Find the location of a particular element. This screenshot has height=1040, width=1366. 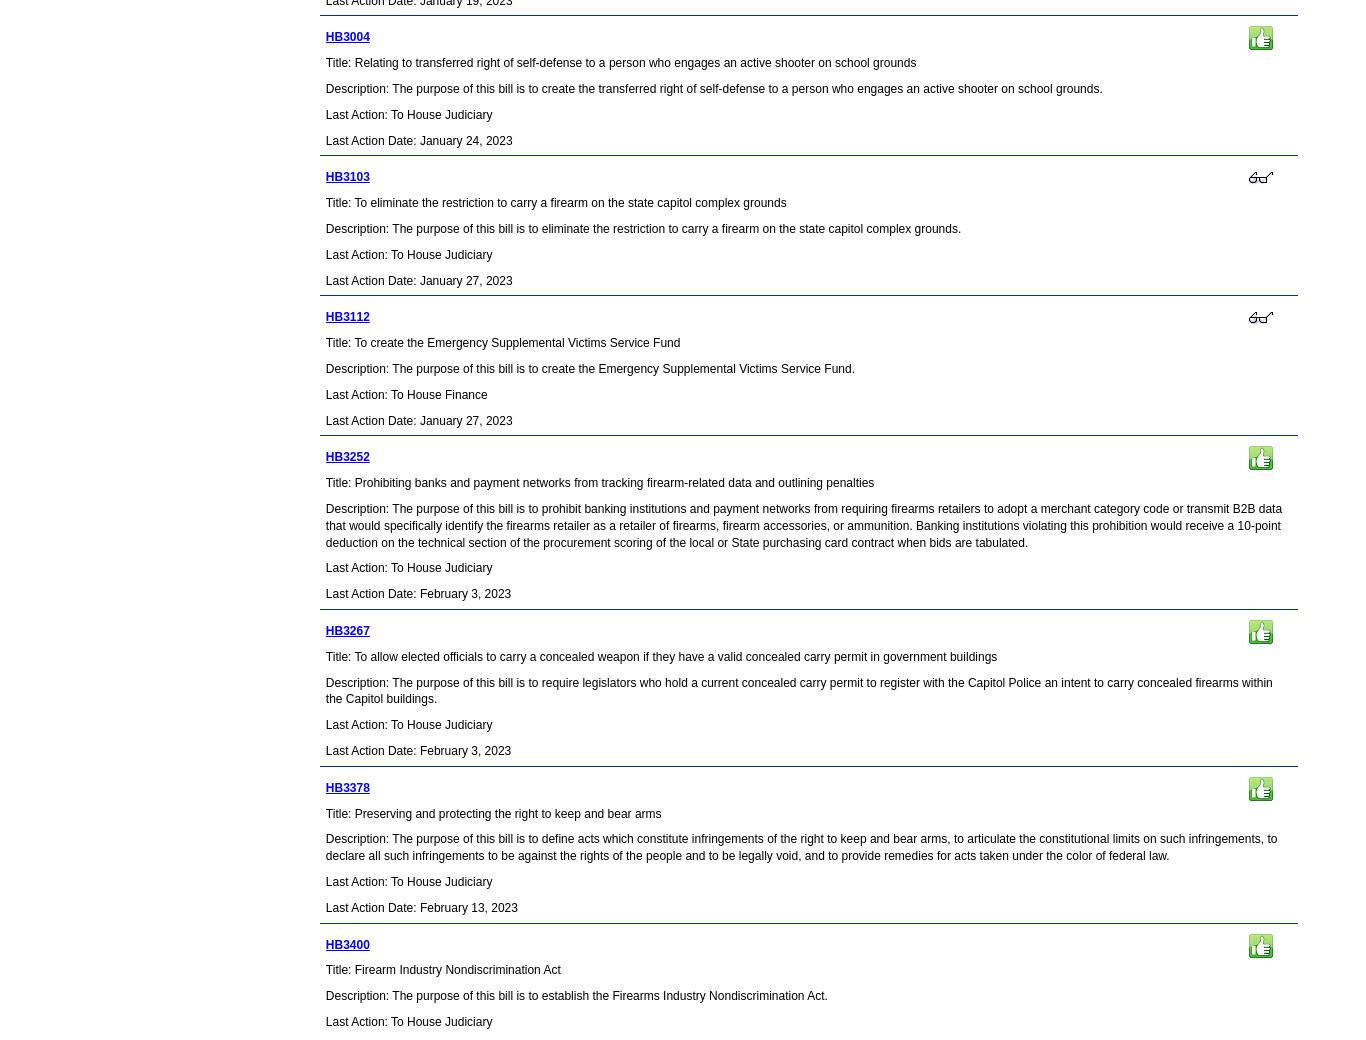

'Description: The purpose of this bill is to eliminate the restriction to carry a firearm on the state capitol complex grounds.' is located at coordinates (641, 229).